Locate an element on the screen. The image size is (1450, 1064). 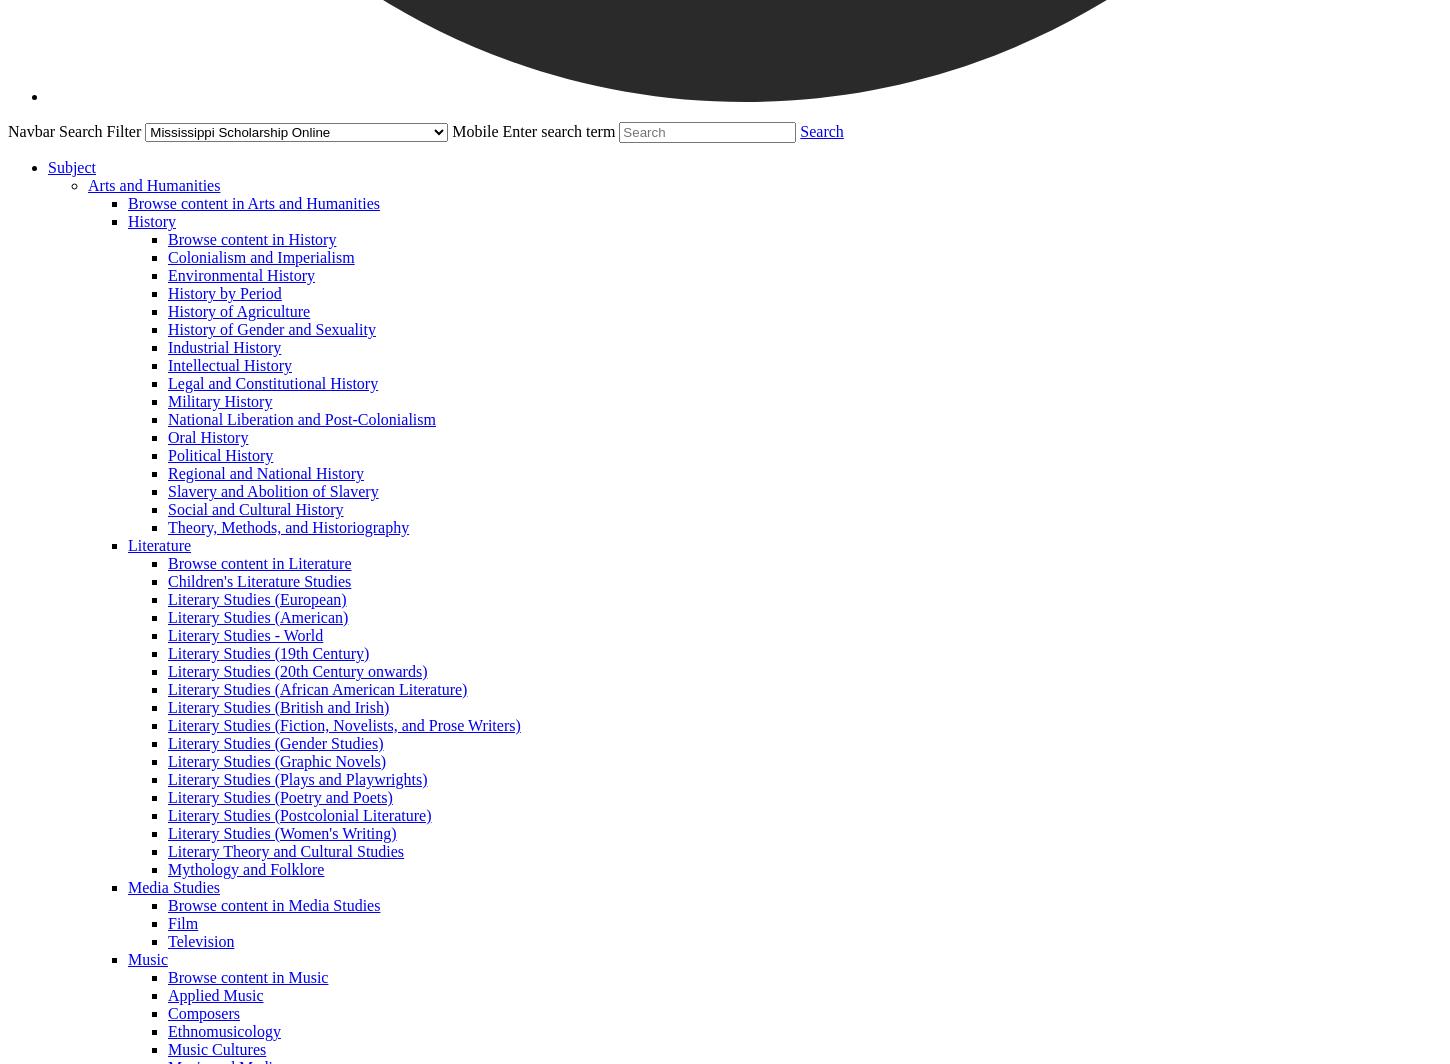
'Colonialism and Imperialism' is located at coordinates (261, 257).